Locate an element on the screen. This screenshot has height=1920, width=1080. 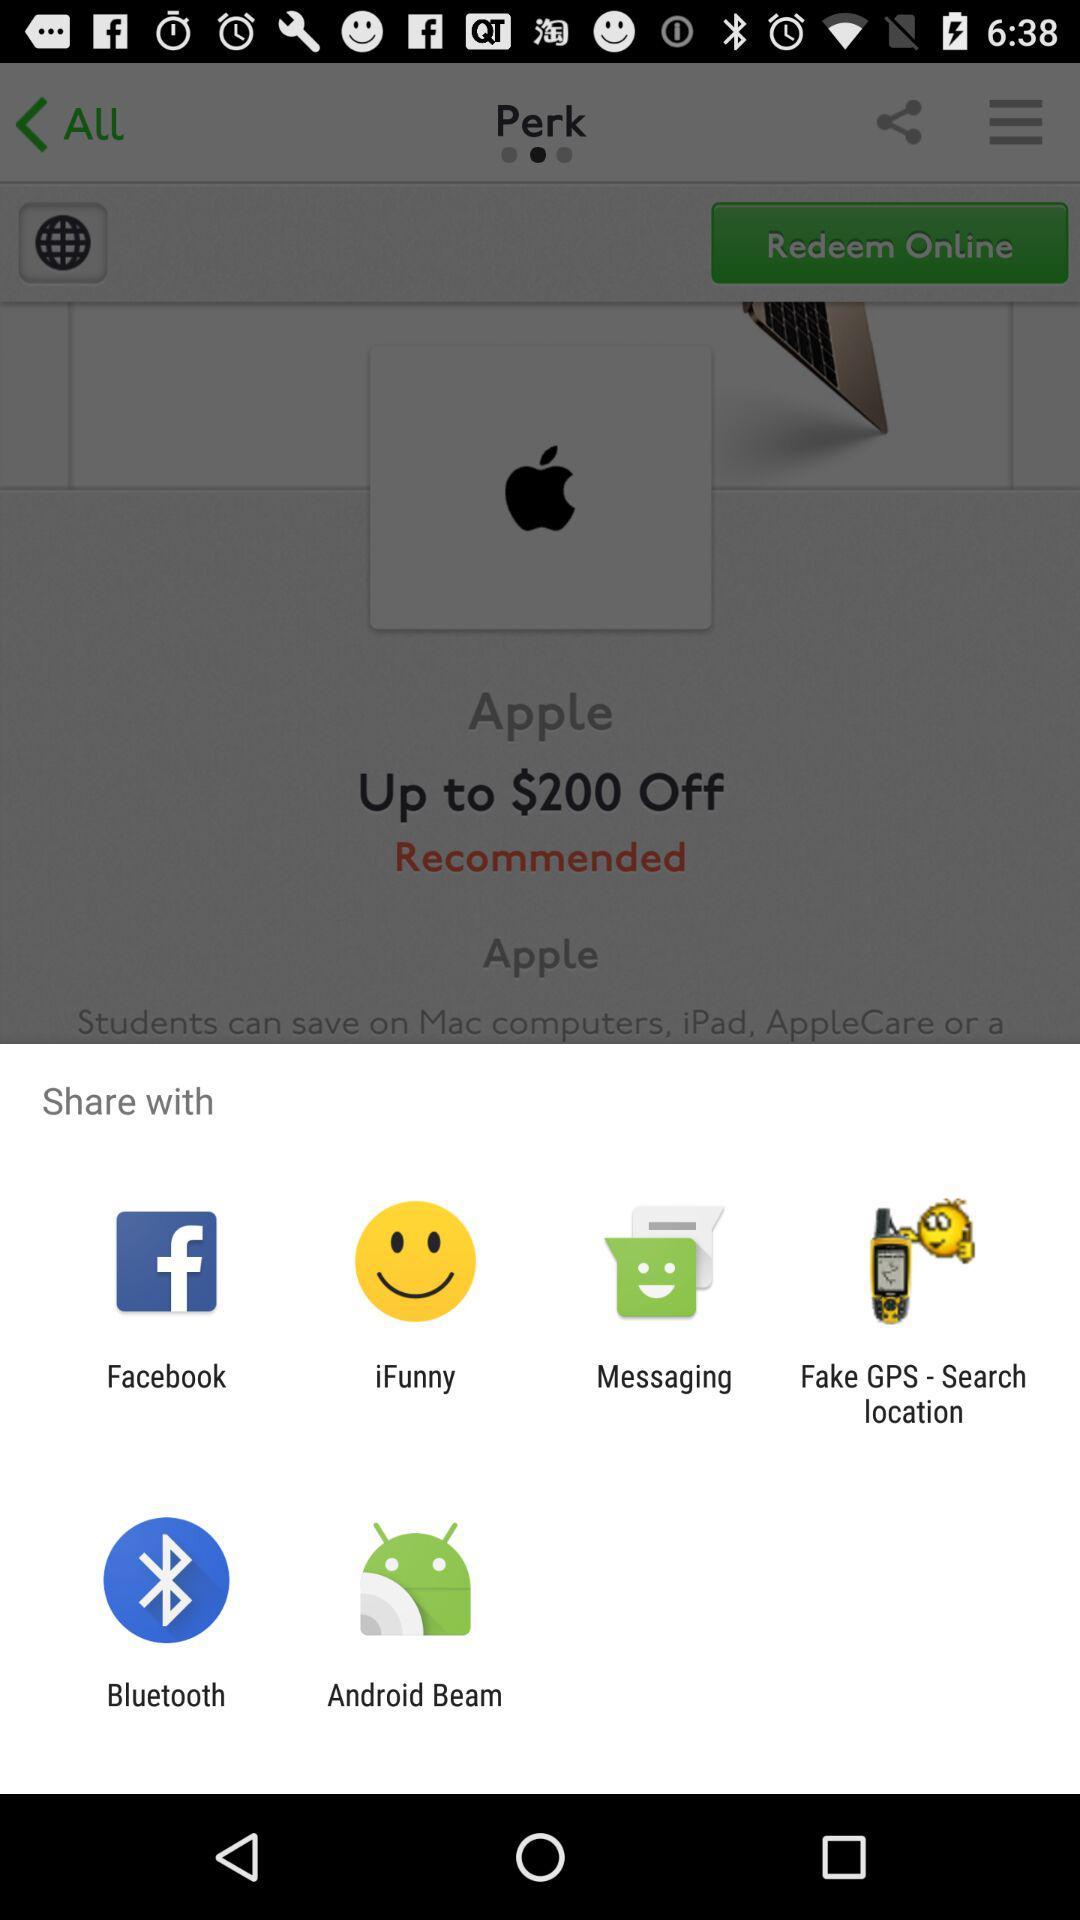
icon next to fake gps search icon is located at coordinates (664, 1392).